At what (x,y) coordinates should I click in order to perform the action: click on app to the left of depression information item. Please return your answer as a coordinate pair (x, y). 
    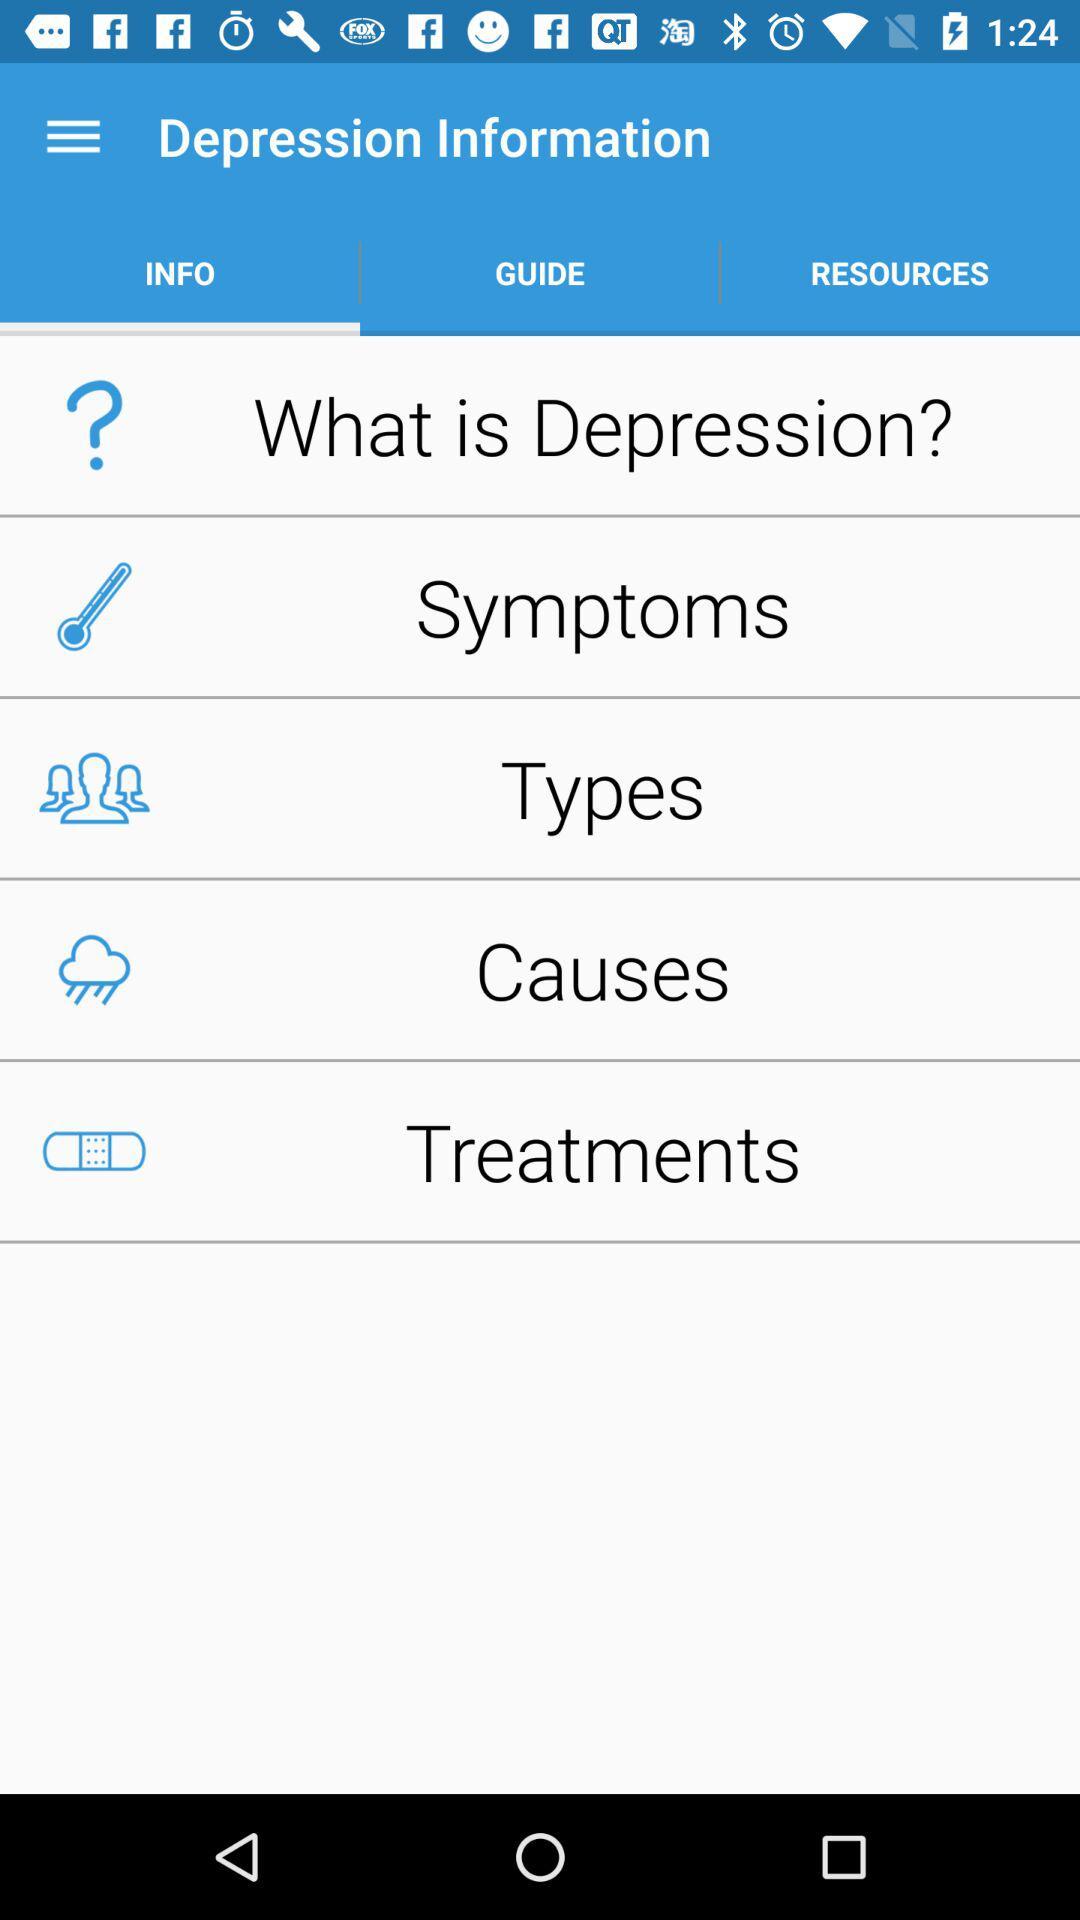
    Looking at the image, I should click on (72, 135).